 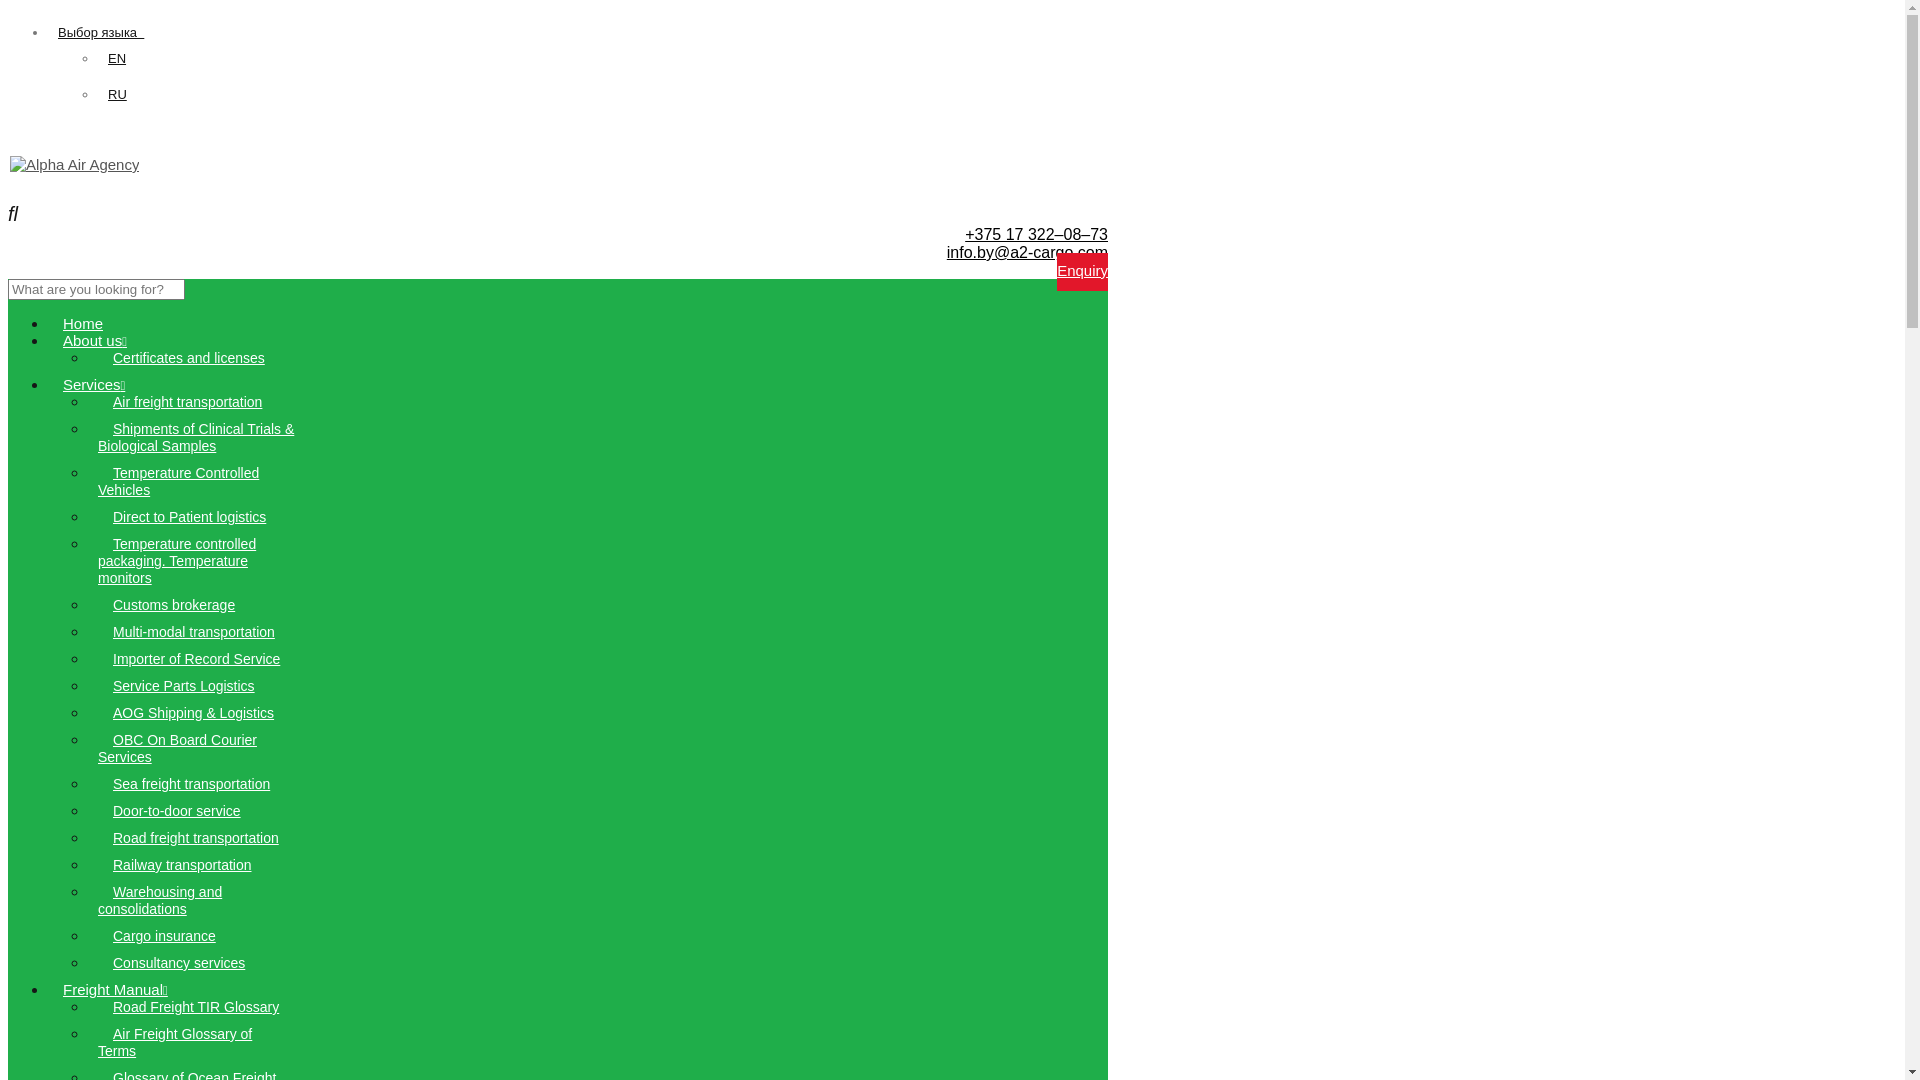 I want to click on 'EN', so click(x=115, y=57).